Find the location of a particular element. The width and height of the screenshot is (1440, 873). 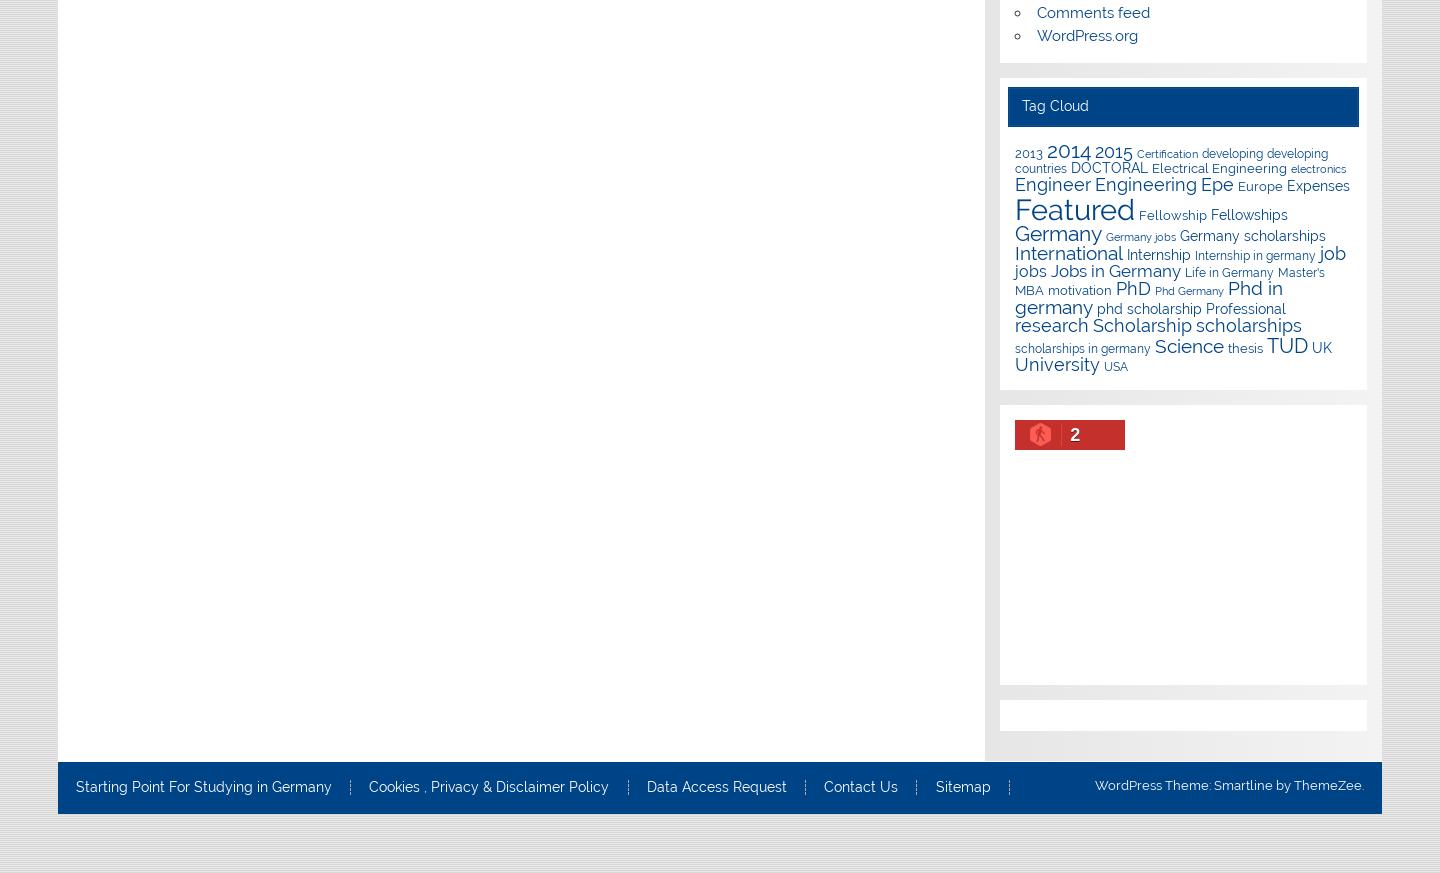

'Fellowship' is located at coordinates (1138, 213).